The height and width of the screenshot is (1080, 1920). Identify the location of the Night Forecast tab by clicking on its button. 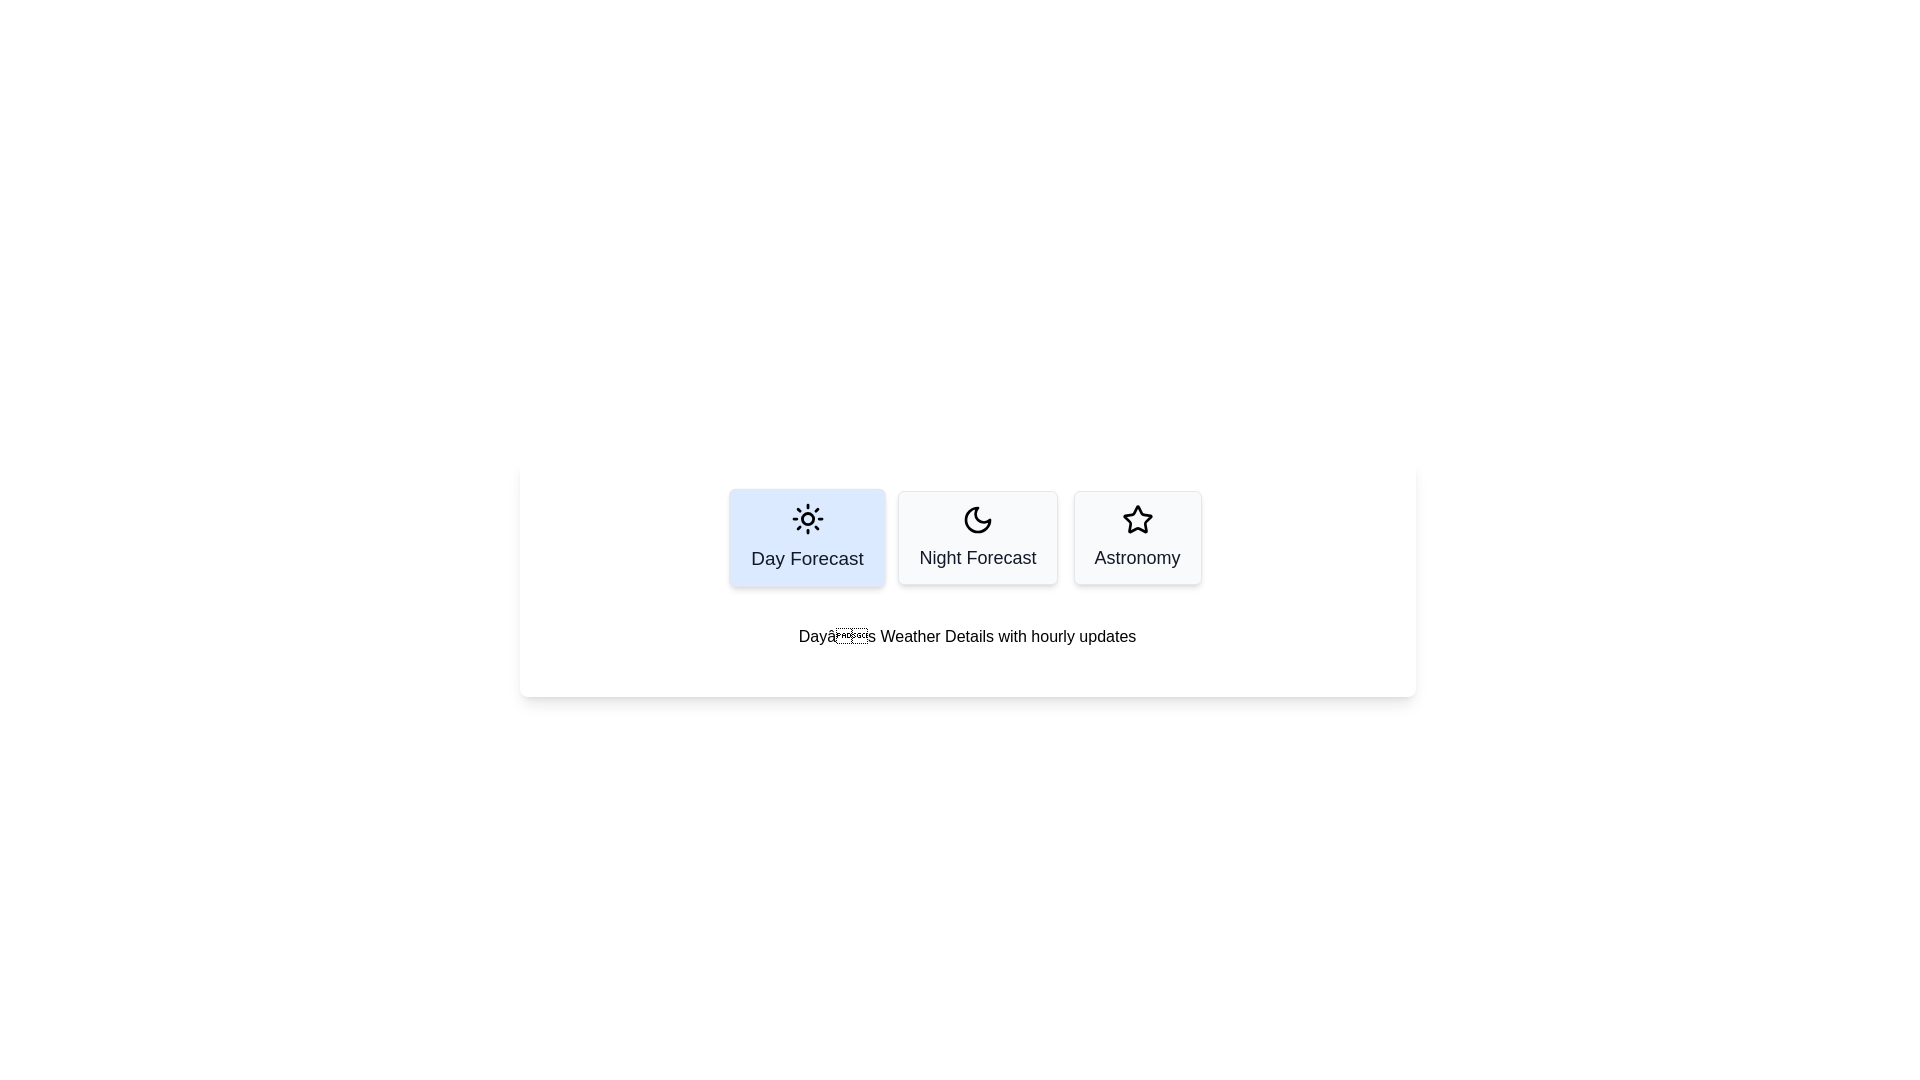
(978, 536).